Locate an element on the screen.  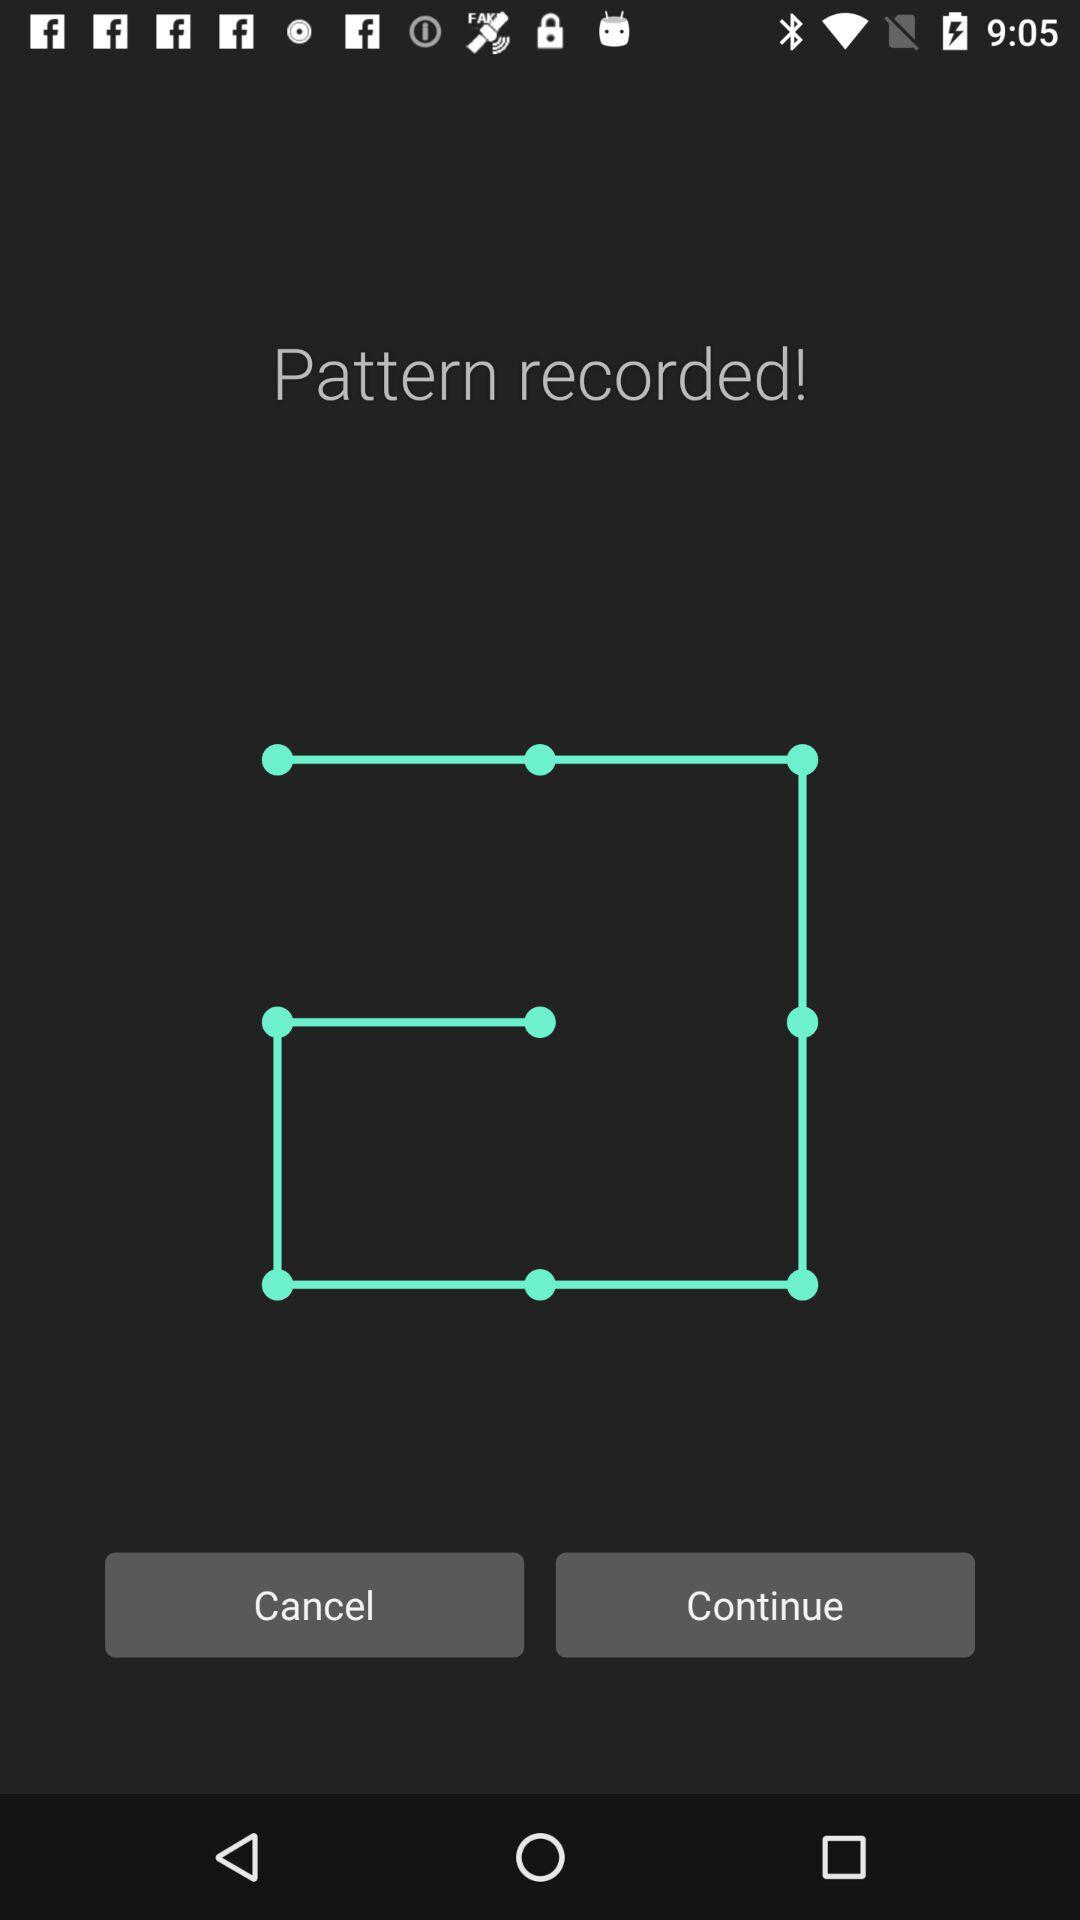
the cancel is located at coordinates (314, 1604).